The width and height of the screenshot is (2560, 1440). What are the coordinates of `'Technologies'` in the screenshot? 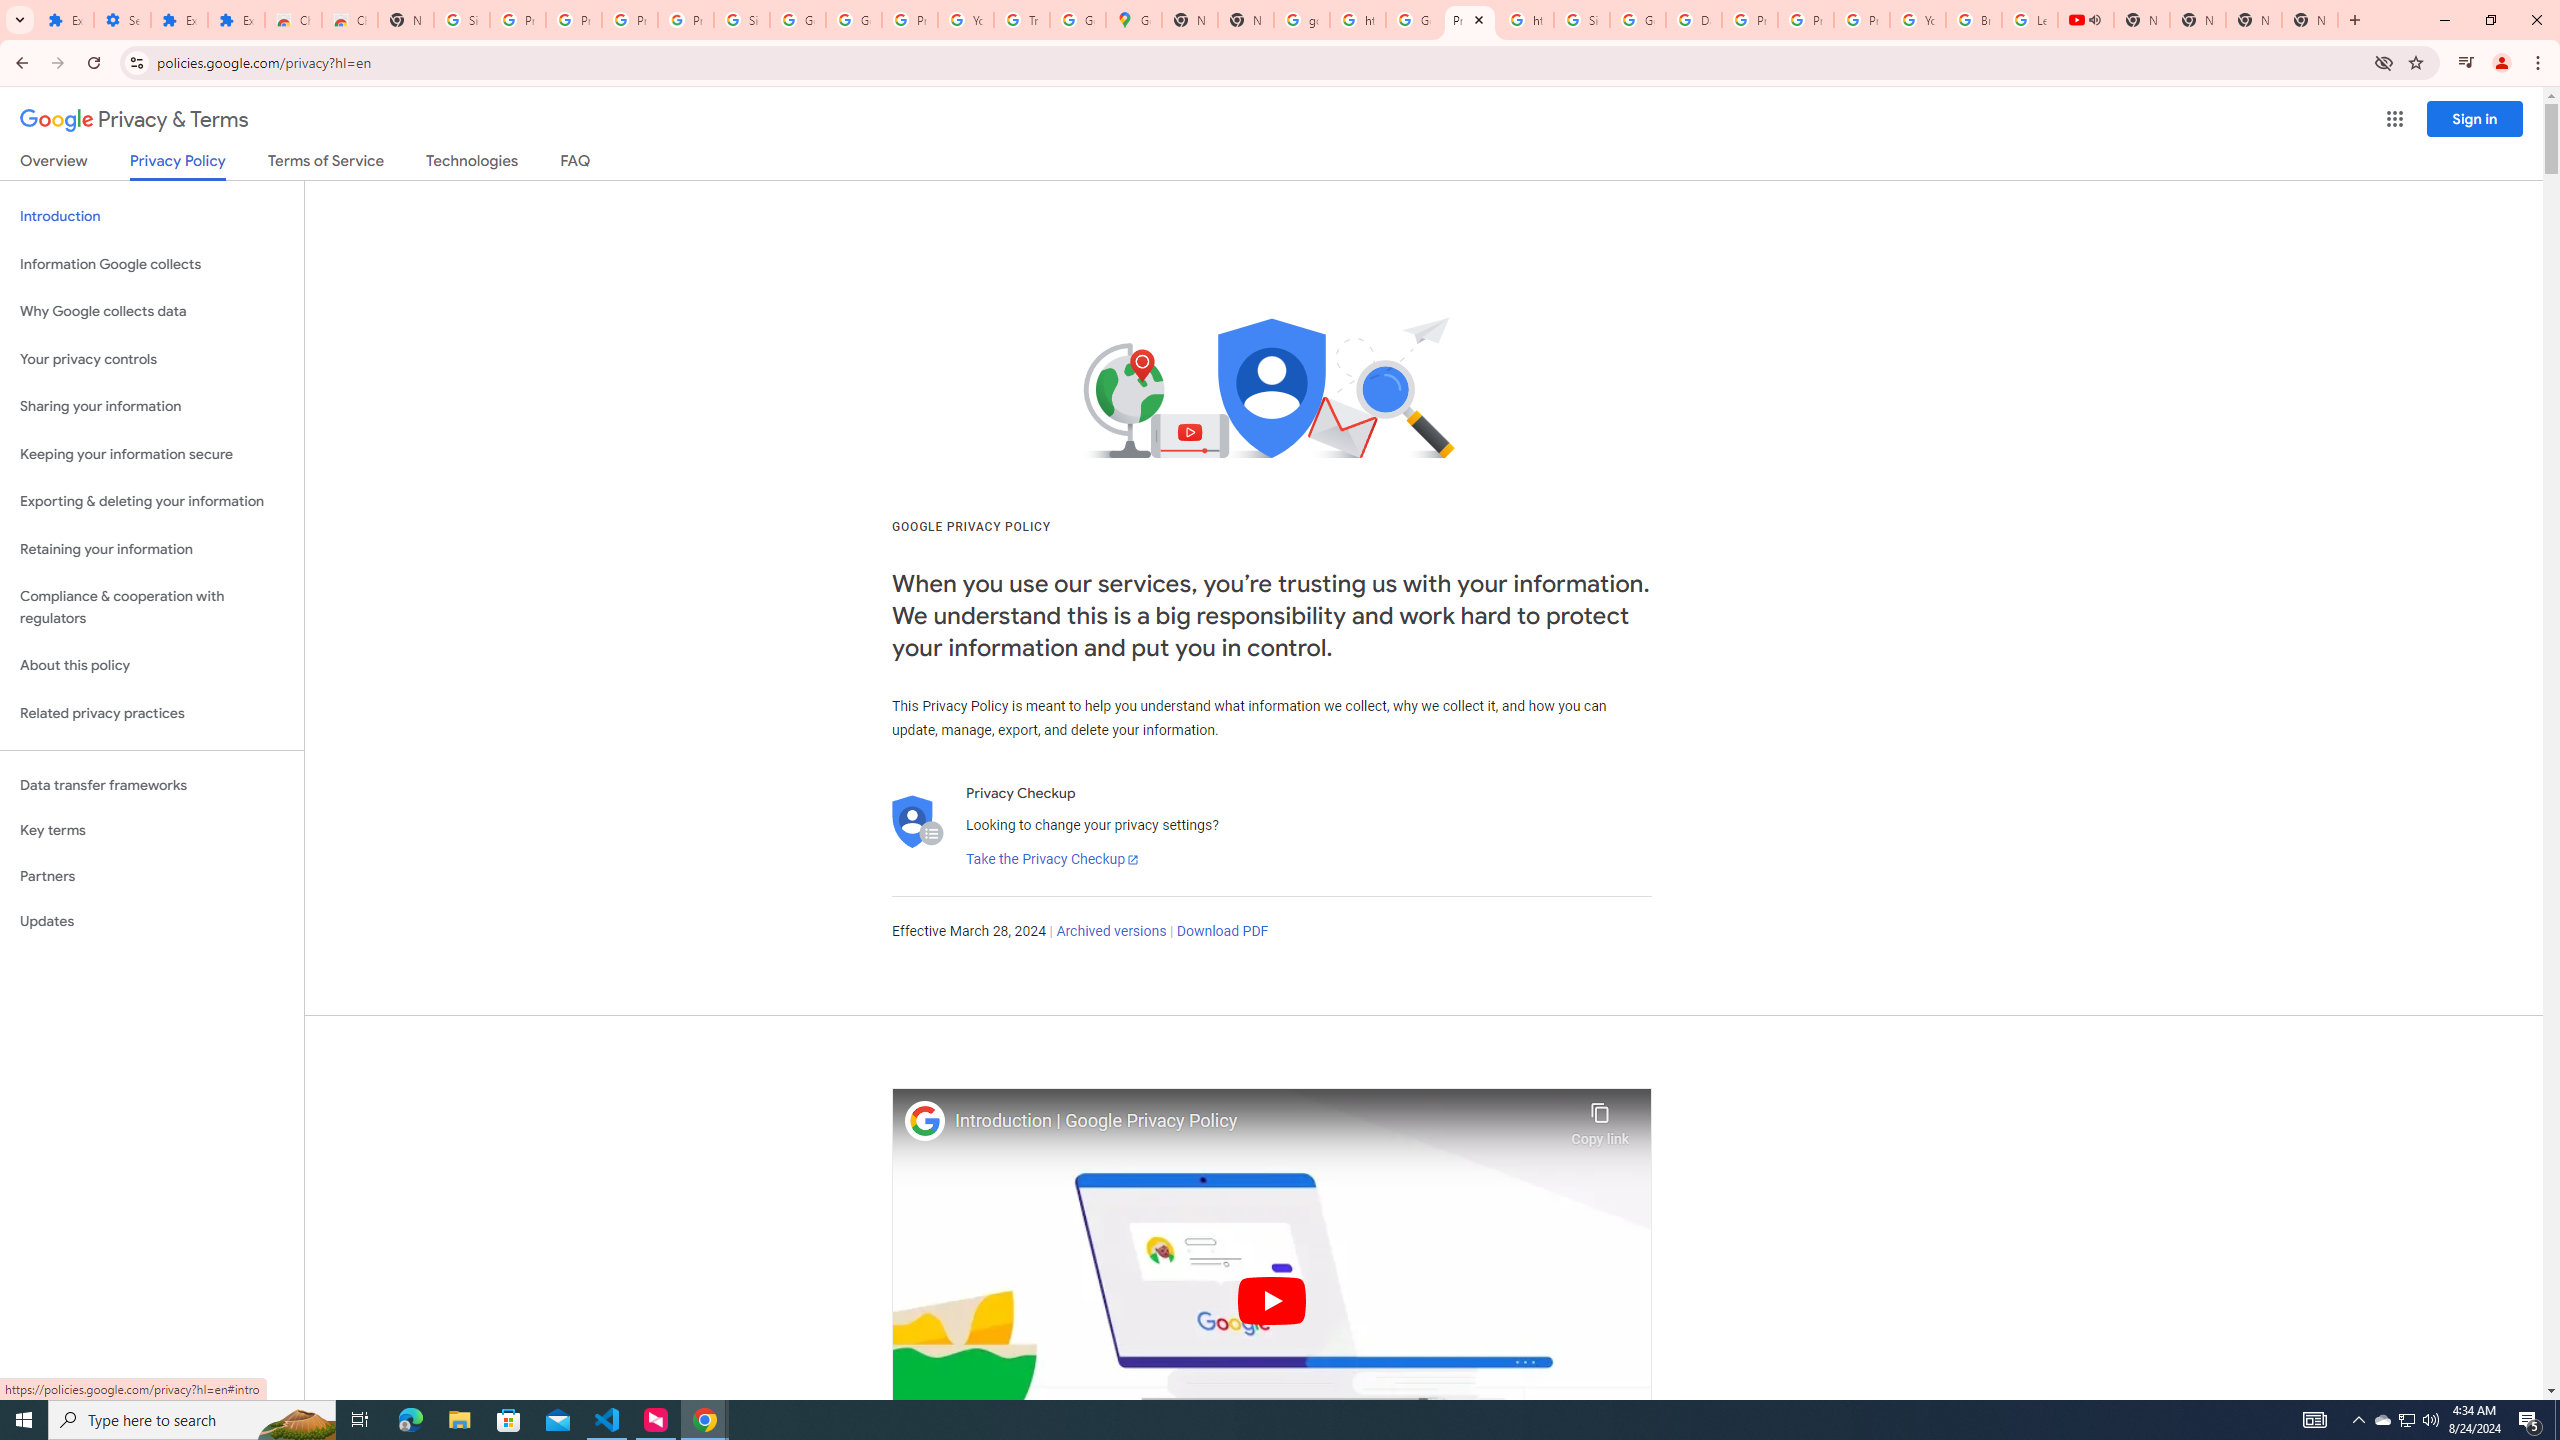 It's located at (472, 164).